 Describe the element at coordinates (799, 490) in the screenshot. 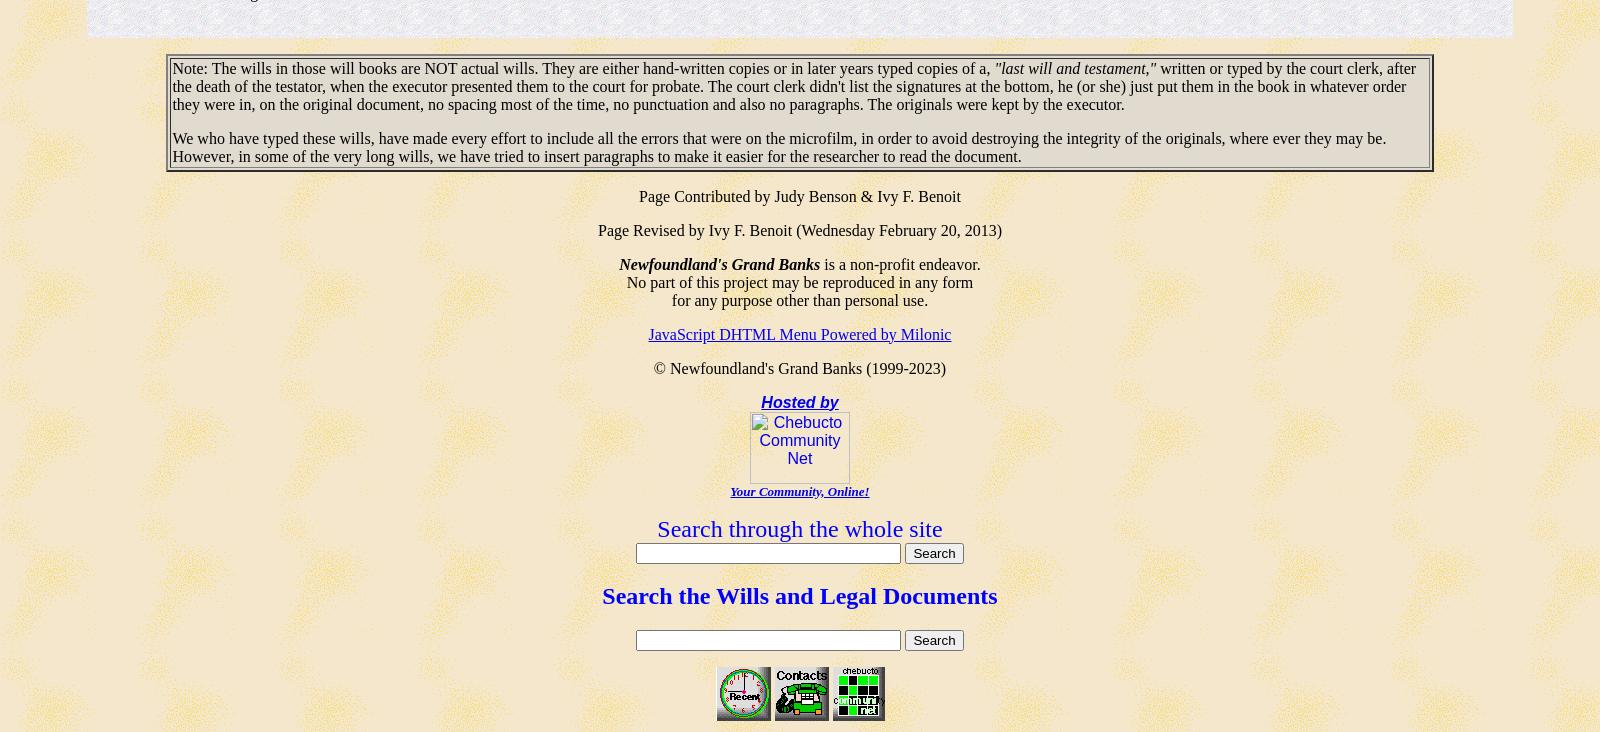

I see `'Your Community, Online!'` at that location.